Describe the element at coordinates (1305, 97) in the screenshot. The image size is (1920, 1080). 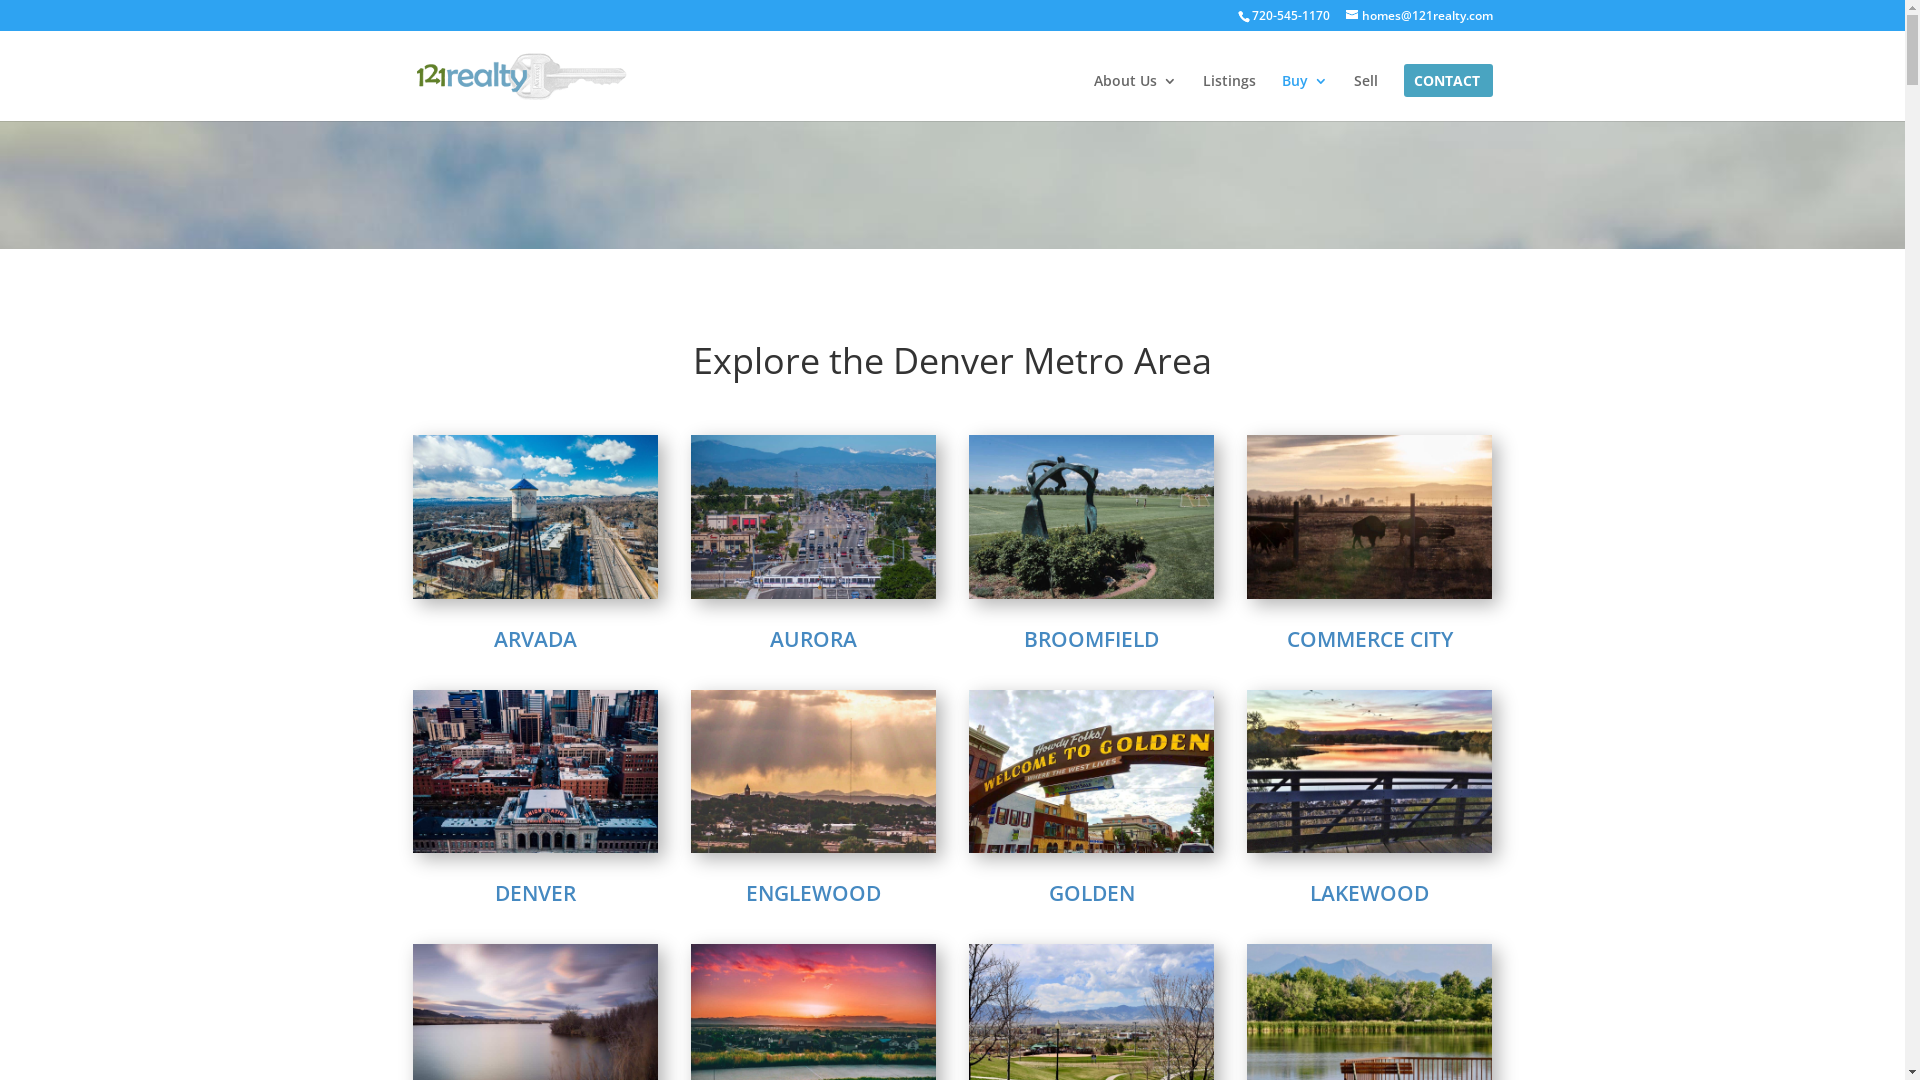
I see `'Buy'` at that location.